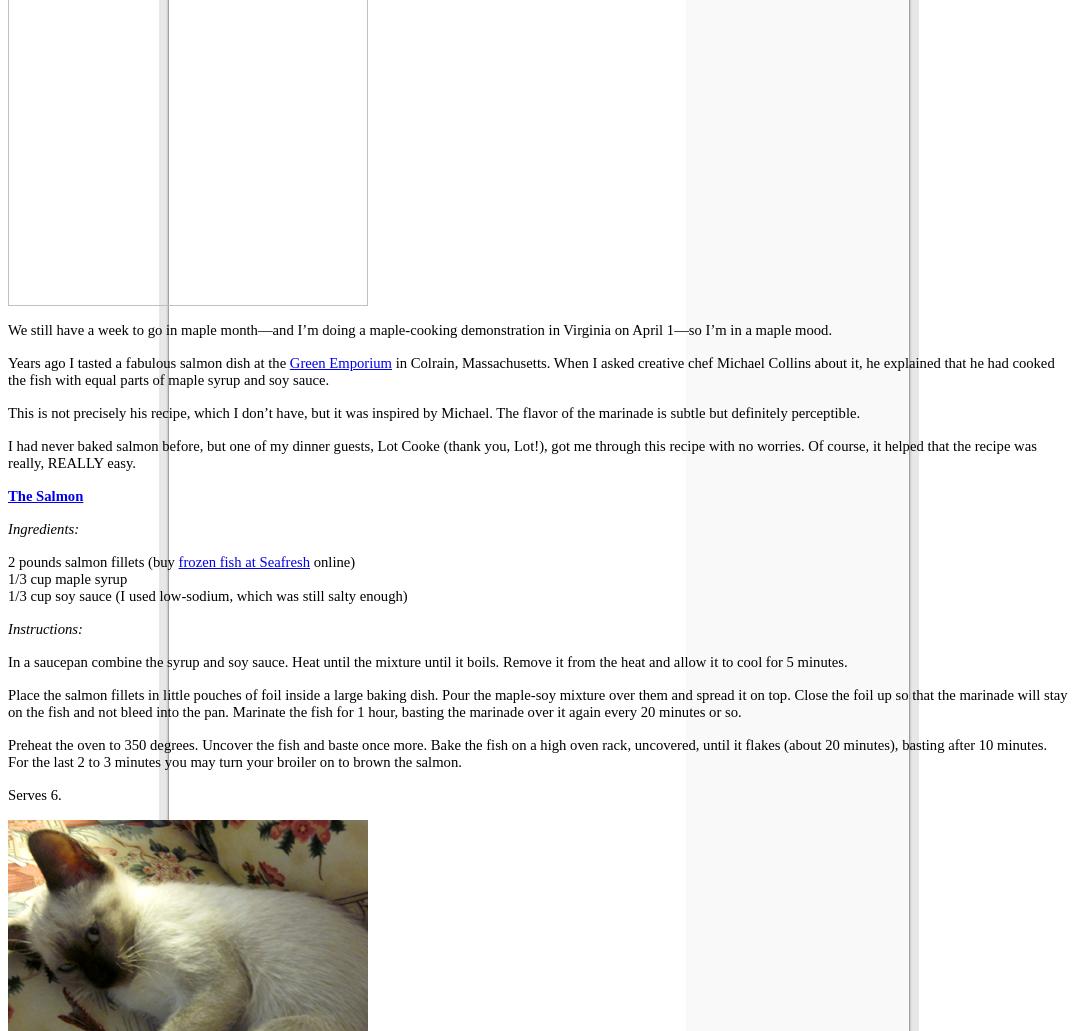 This screenshot has width=1077, height=1031. I want to click on 'online)', so click(331, 559).